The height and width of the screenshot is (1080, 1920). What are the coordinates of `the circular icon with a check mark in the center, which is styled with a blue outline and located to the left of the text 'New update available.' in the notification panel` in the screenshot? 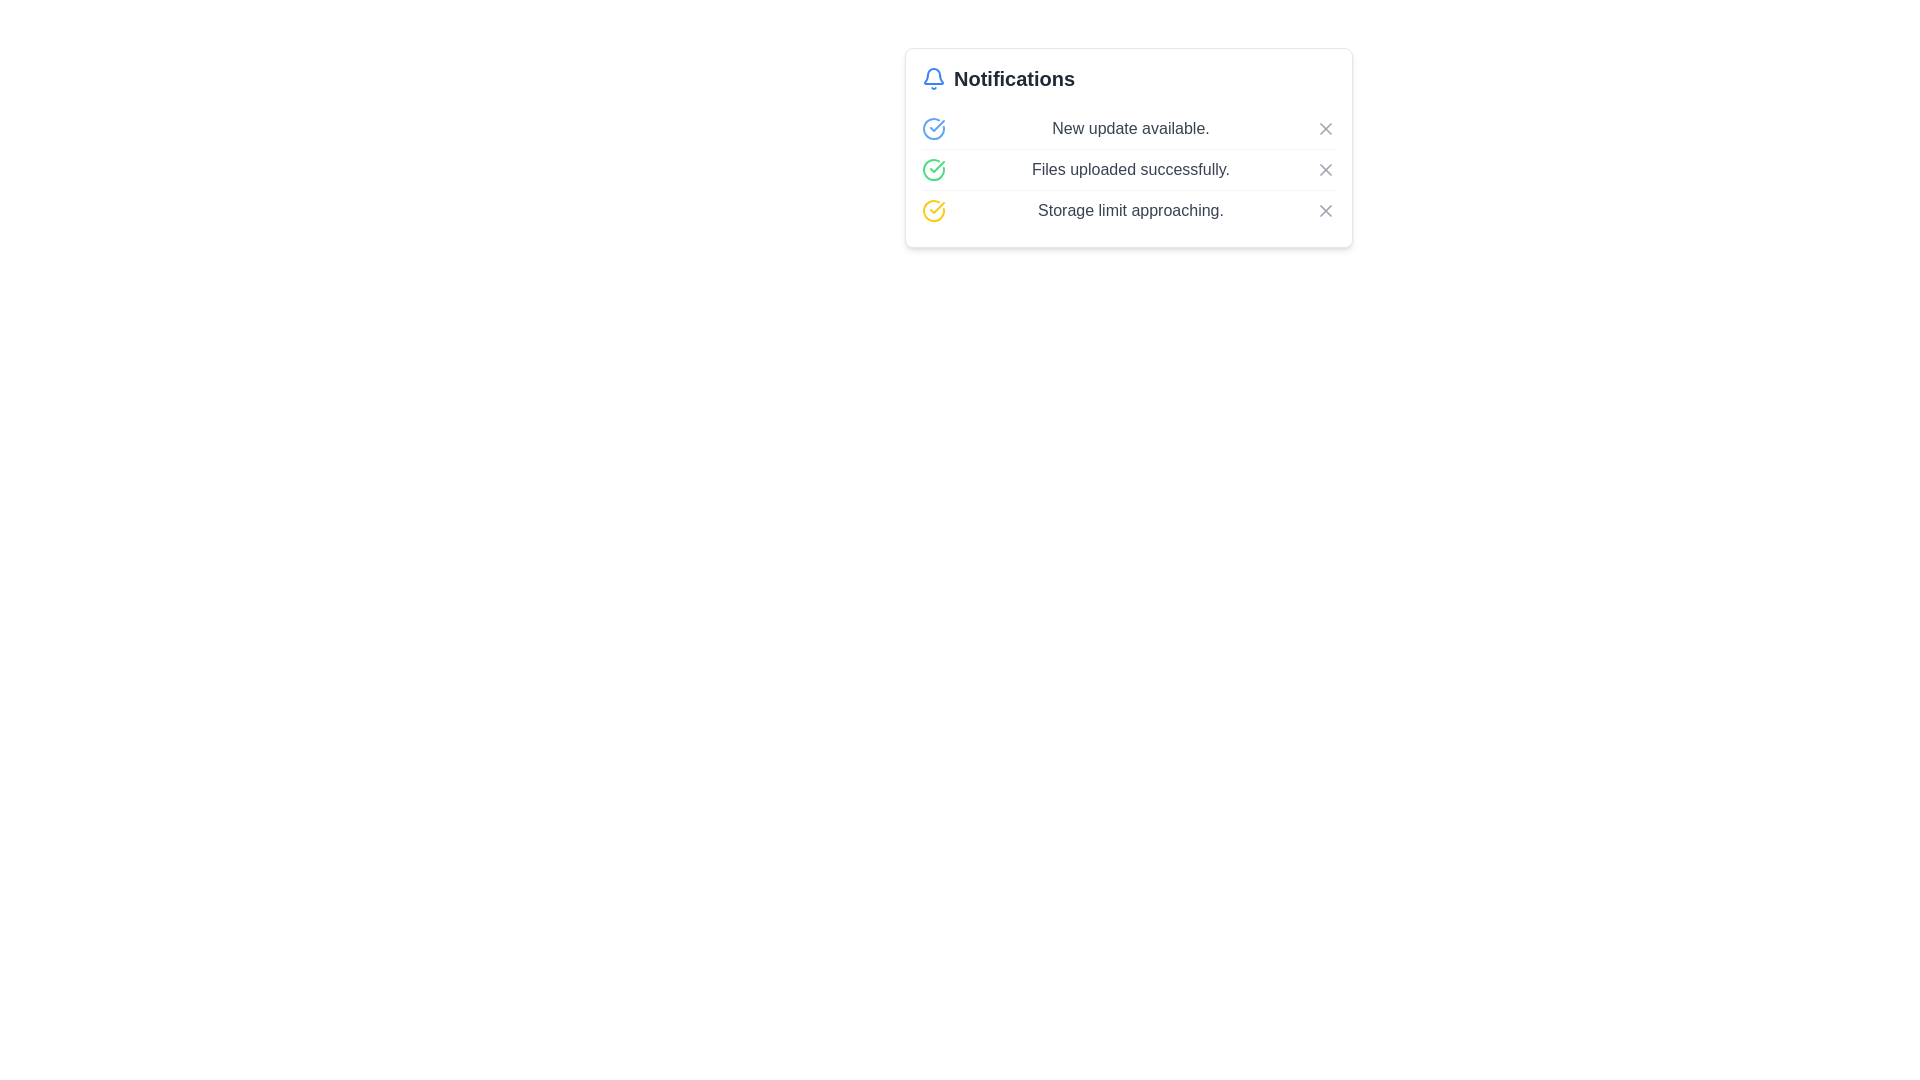 It's located at (933, 128).